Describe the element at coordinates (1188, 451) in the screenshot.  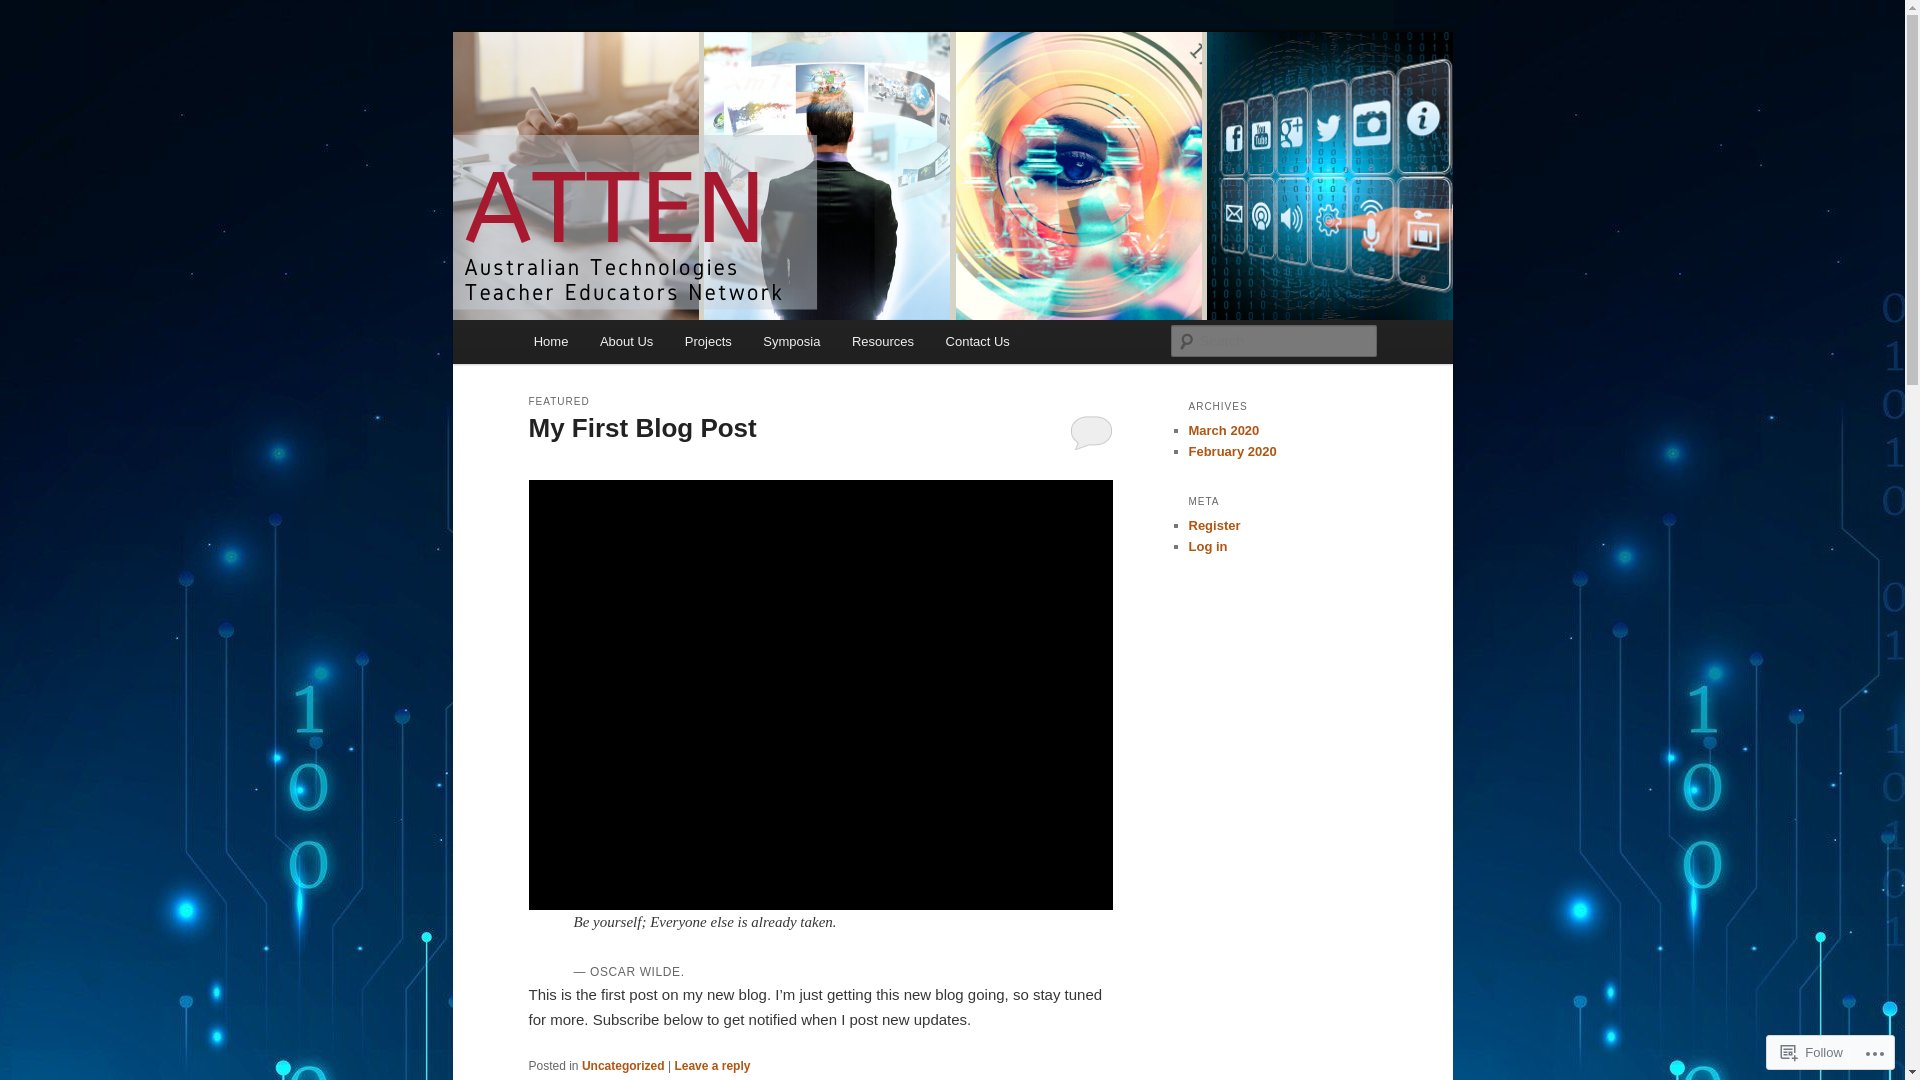
I see `'February 2020'` at that location.